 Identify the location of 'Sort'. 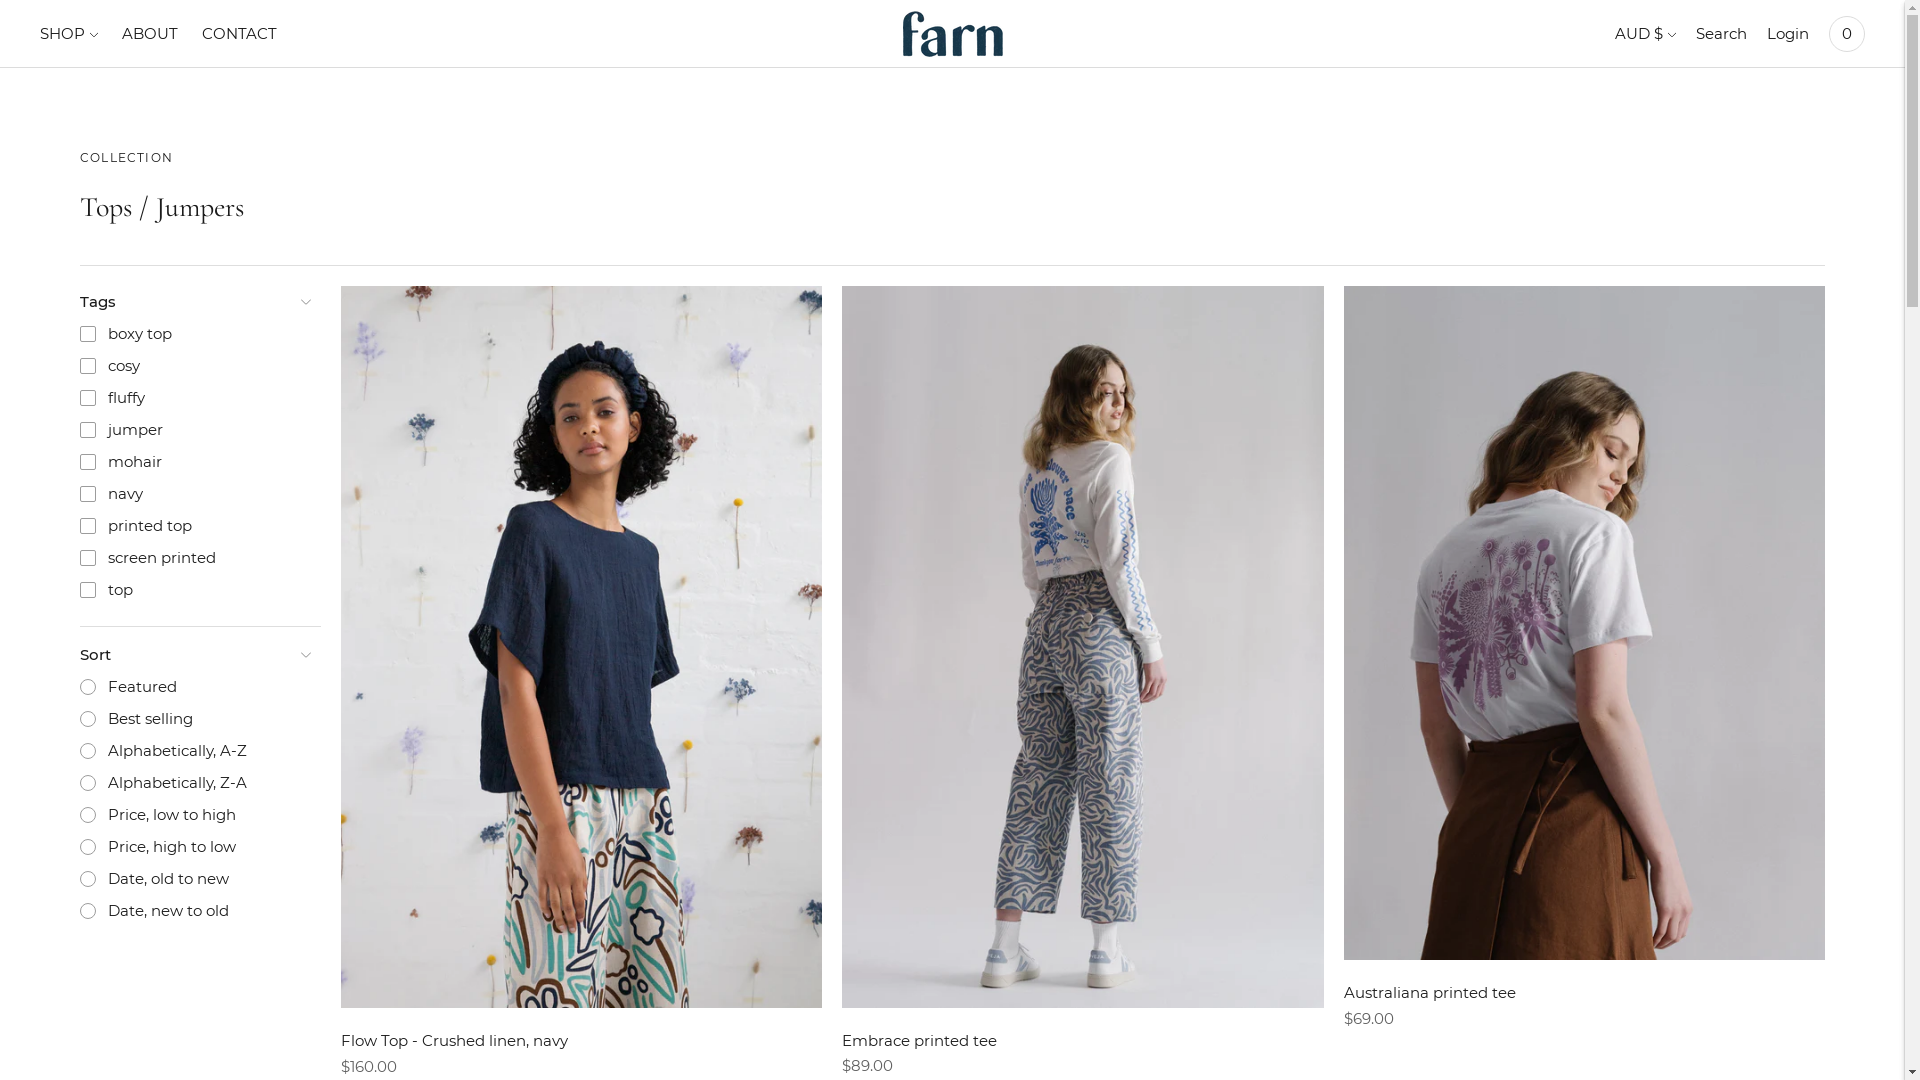
(194, 655).